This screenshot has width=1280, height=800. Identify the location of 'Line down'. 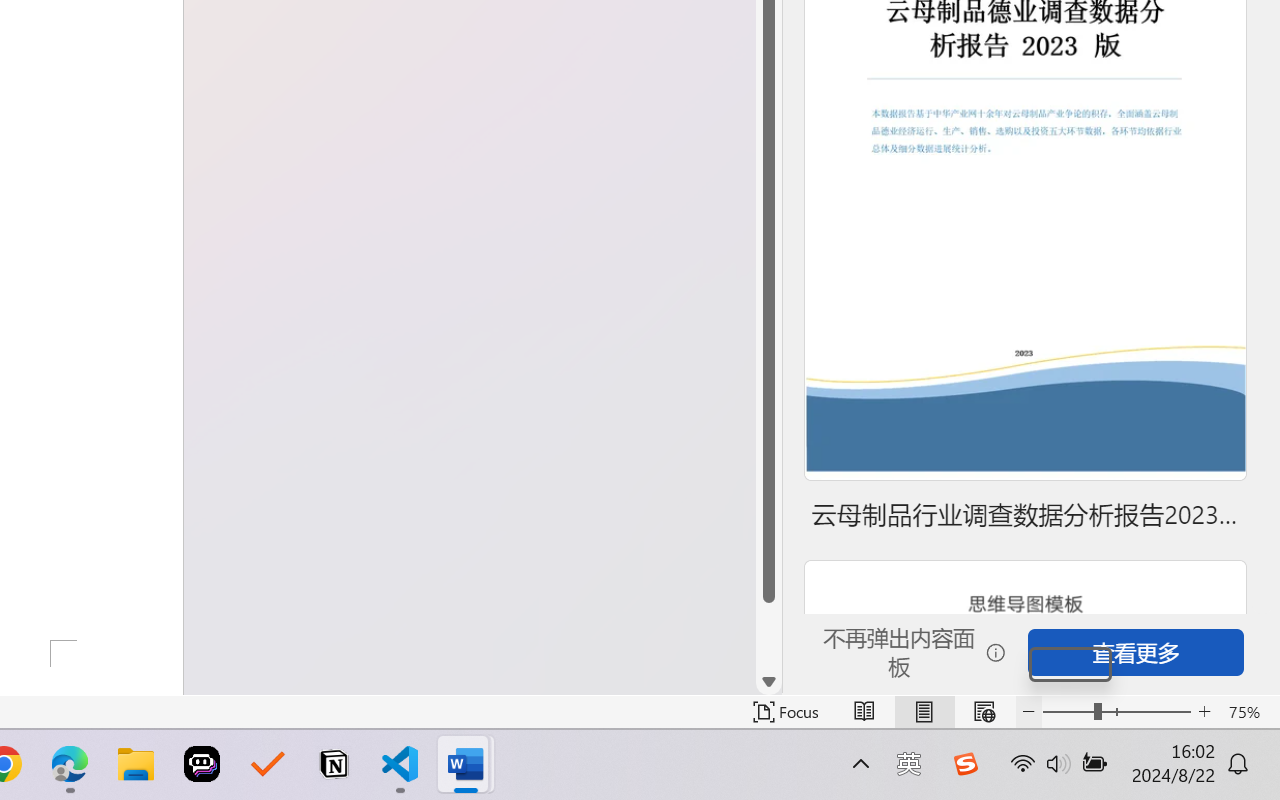
(768, 682).